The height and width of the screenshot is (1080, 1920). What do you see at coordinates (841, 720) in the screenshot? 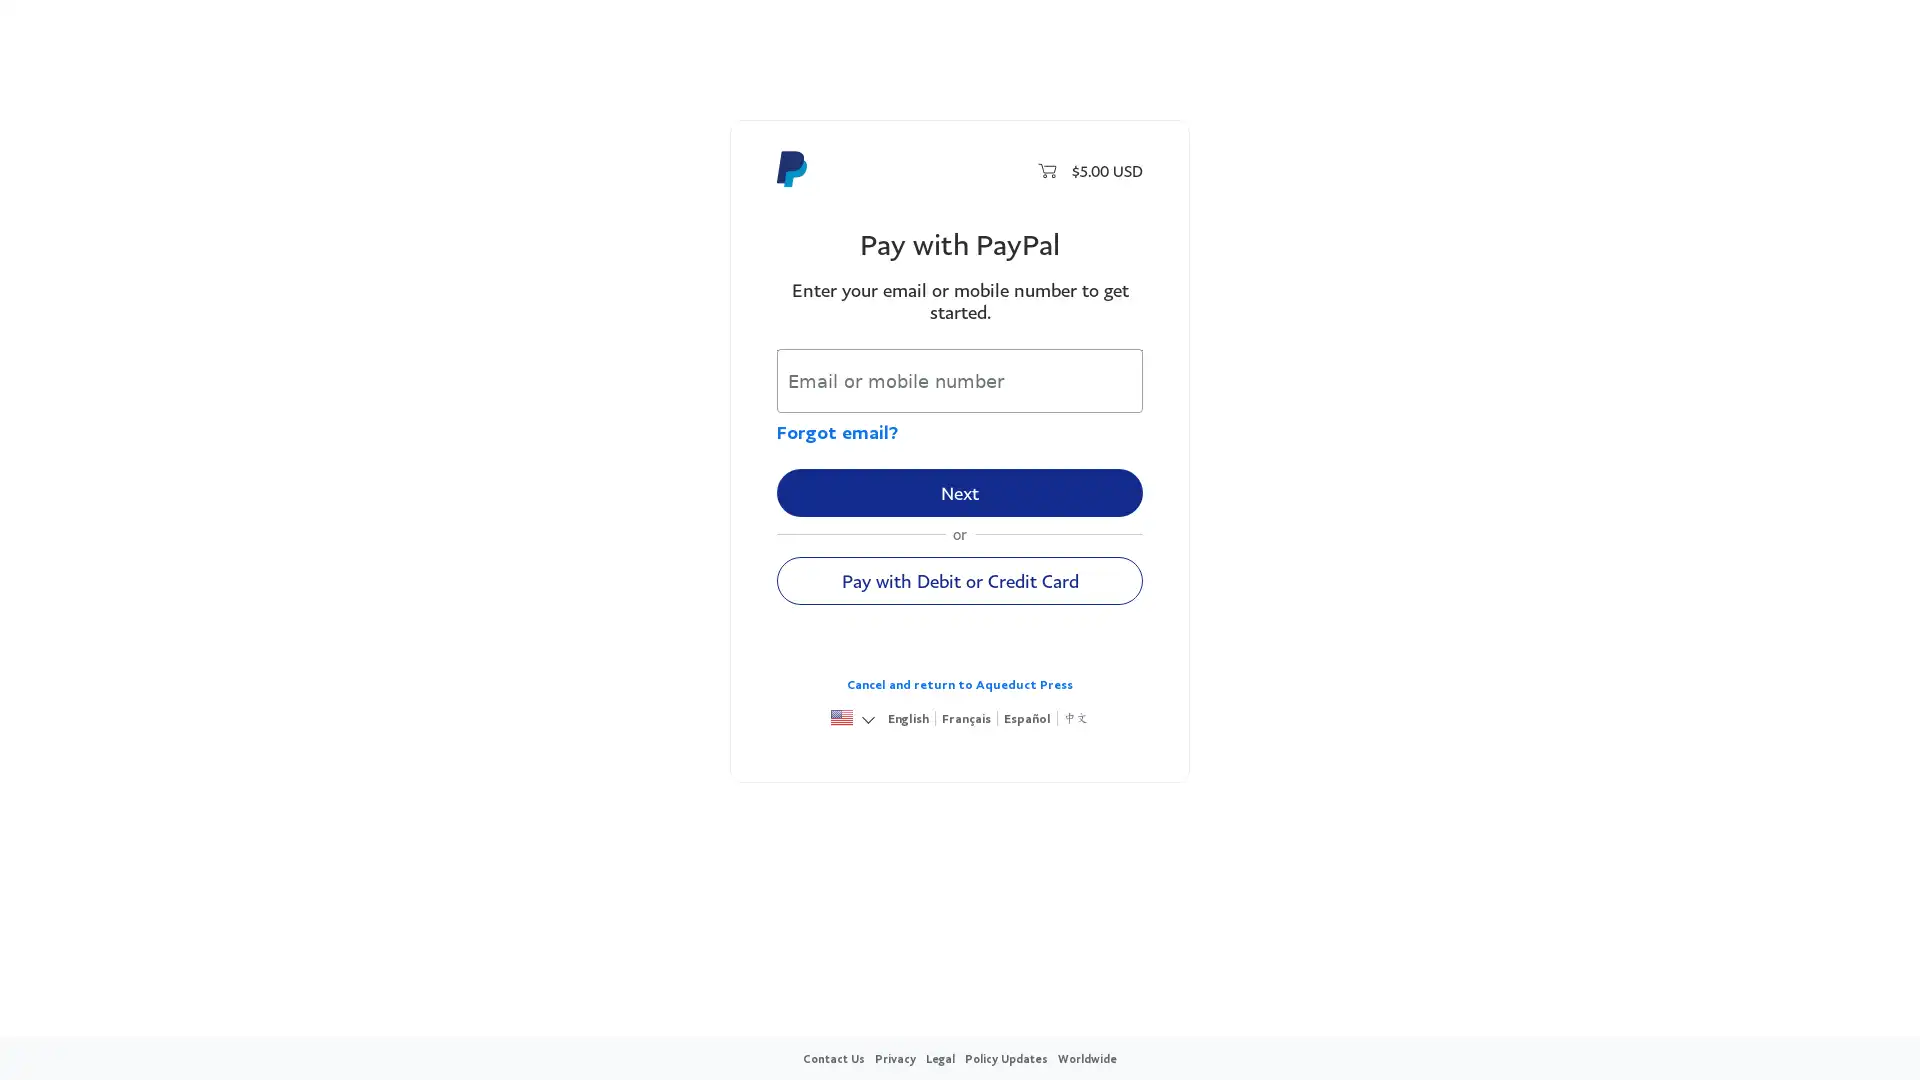
I see `United States` at bounding box center [841, 720].